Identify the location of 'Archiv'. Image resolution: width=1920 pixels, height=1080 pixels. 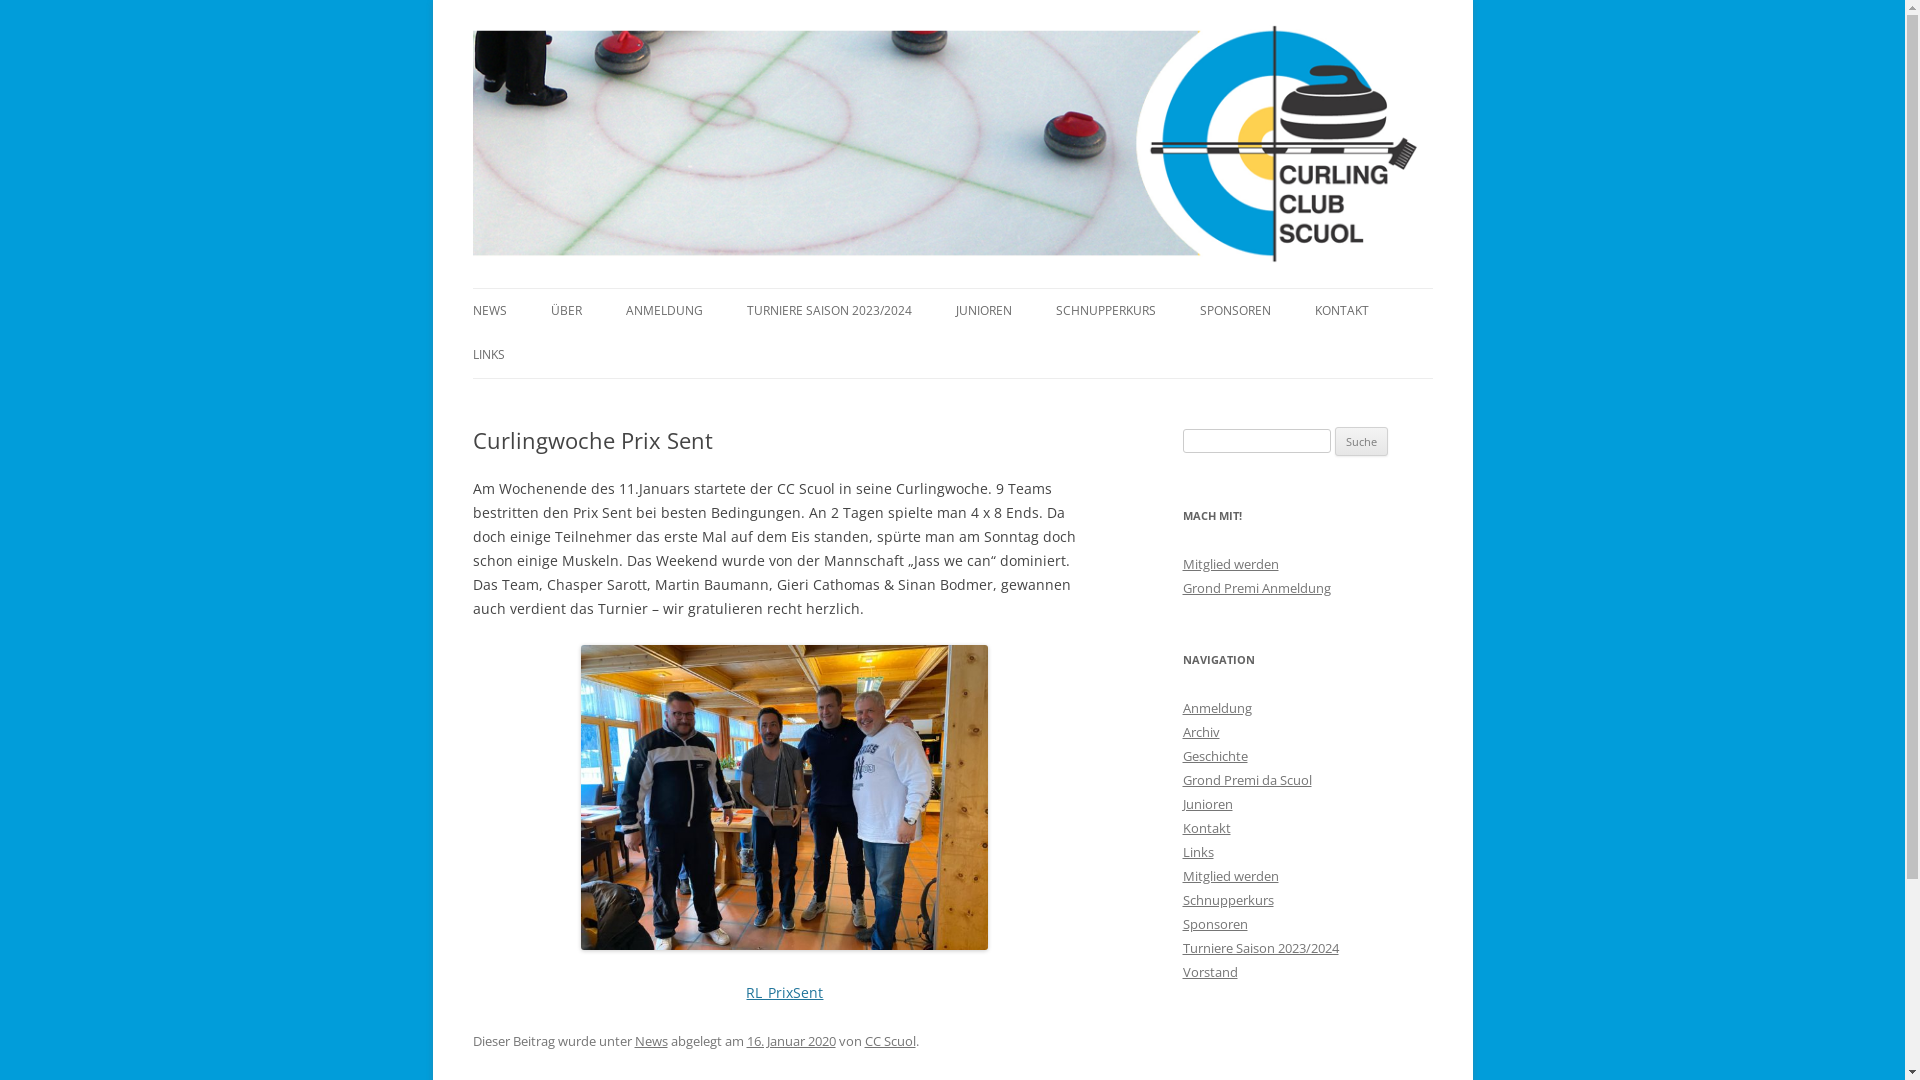
(1200, 732).